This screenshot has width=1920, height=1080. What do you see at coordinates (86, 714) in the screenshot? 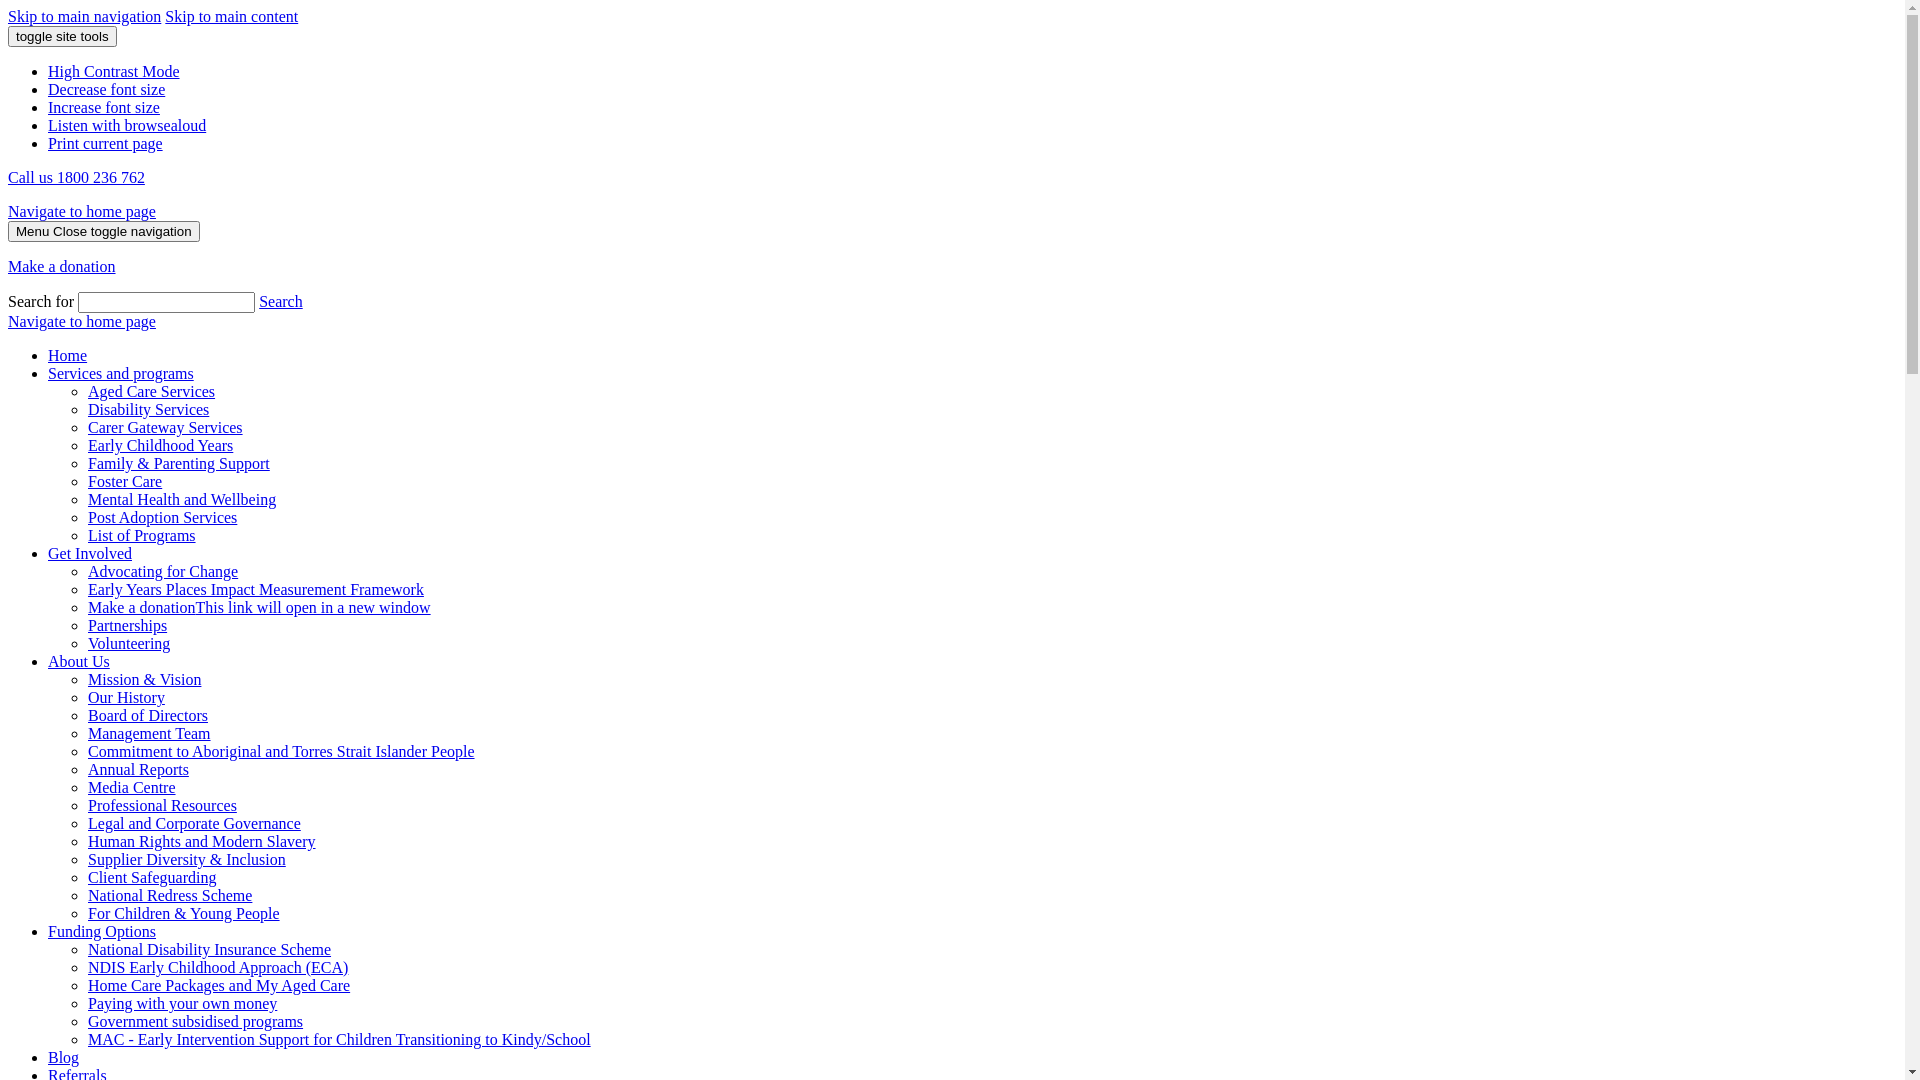
I see `'Board of Directors'` at bounding box center [86, 714].